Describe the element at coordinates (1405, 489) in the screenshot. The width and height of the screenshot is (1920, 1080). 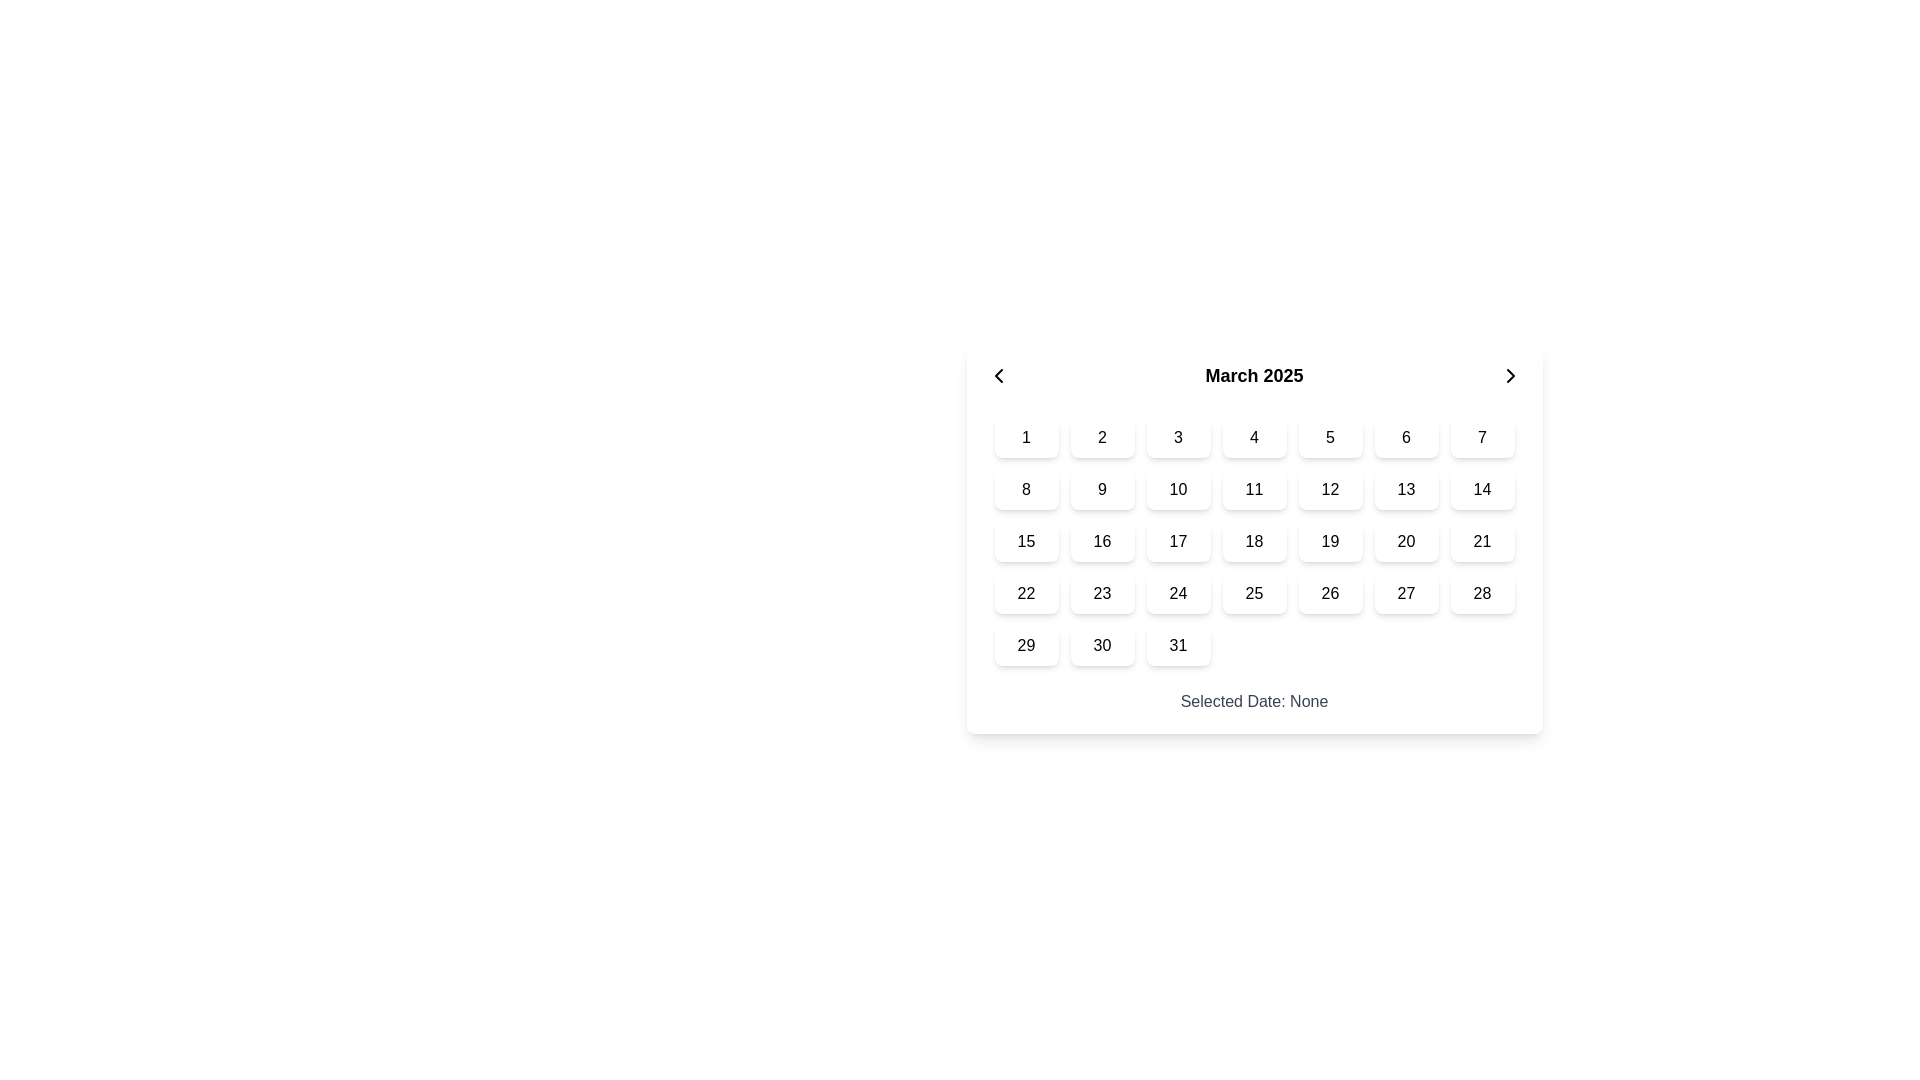
I see `the date '13' button in the calendar` at that location.